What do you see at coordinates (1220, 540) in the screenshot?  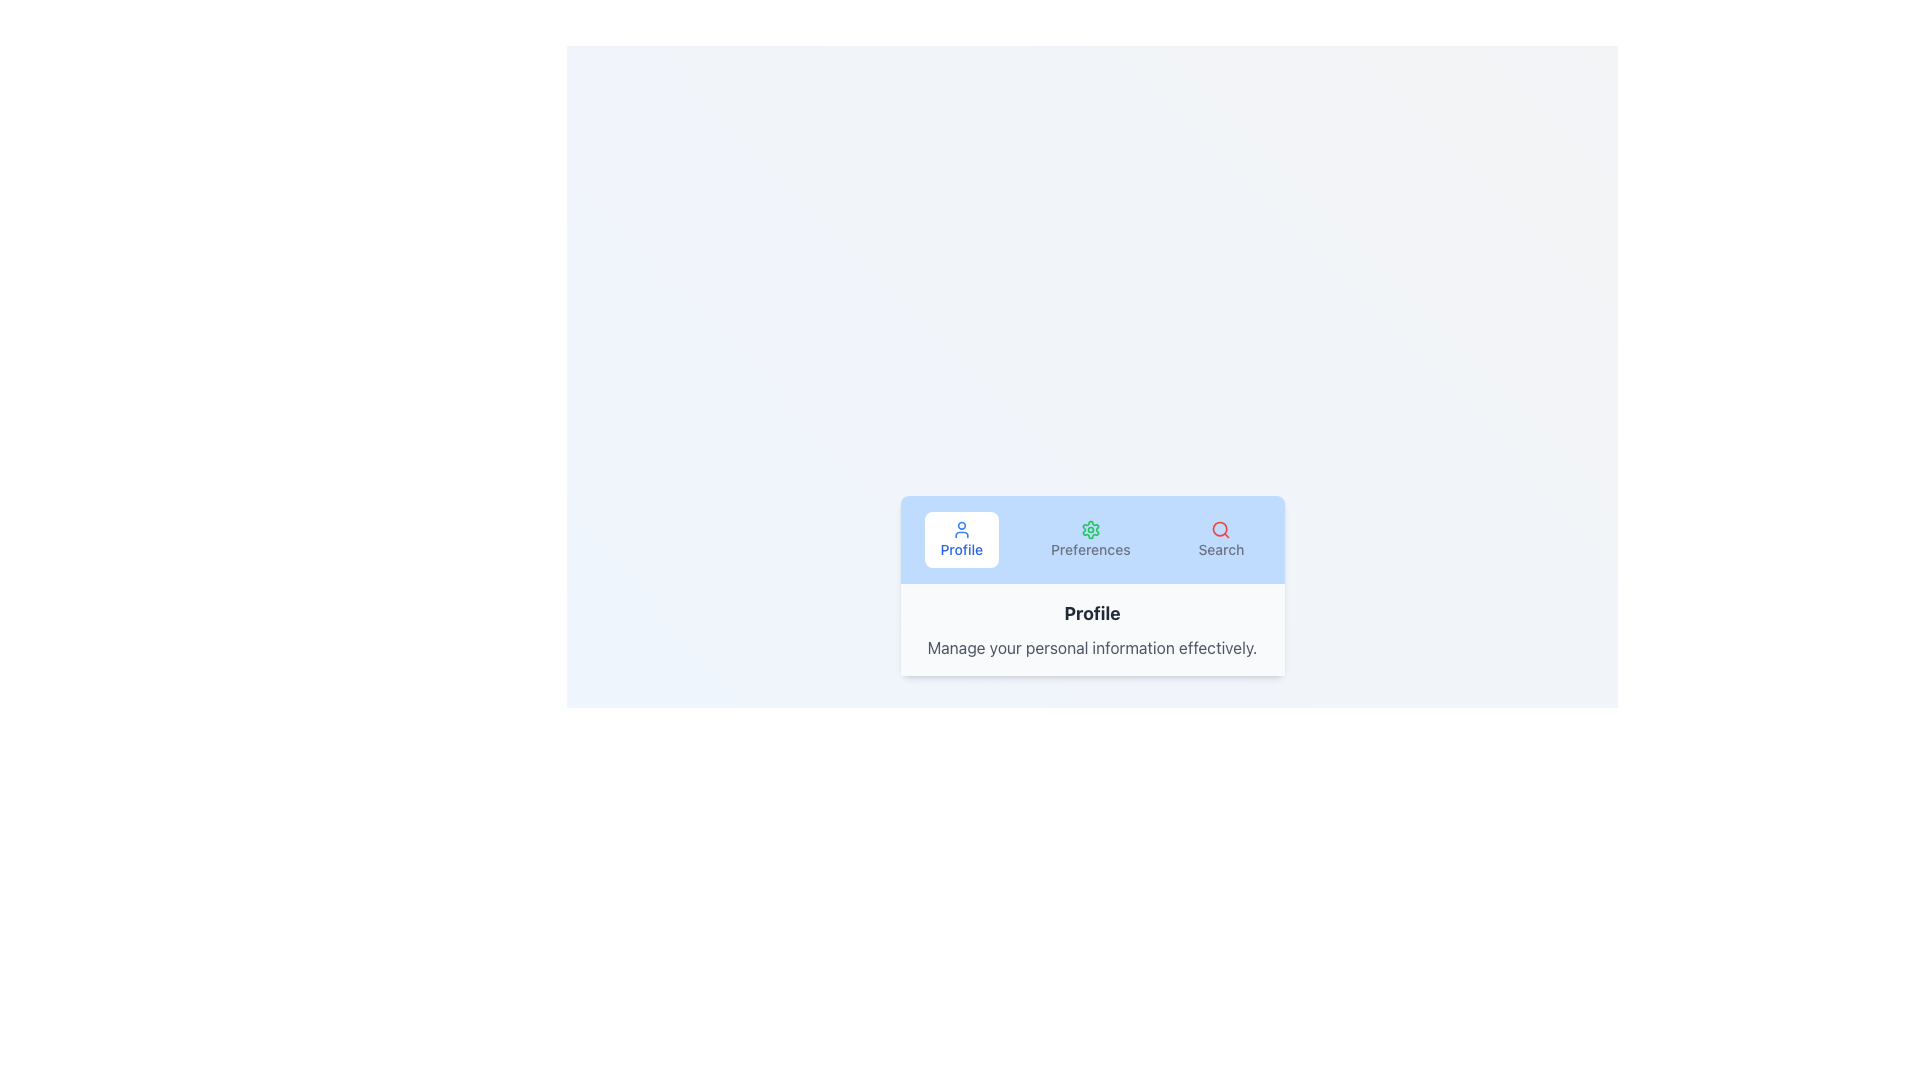 I see `the 'Search' button located on the rightmost side of a horizontal row of buttons labeled 'Profile', 'Preferences', and 'Search' to change its appearance` at bounding box center [1220, 540].